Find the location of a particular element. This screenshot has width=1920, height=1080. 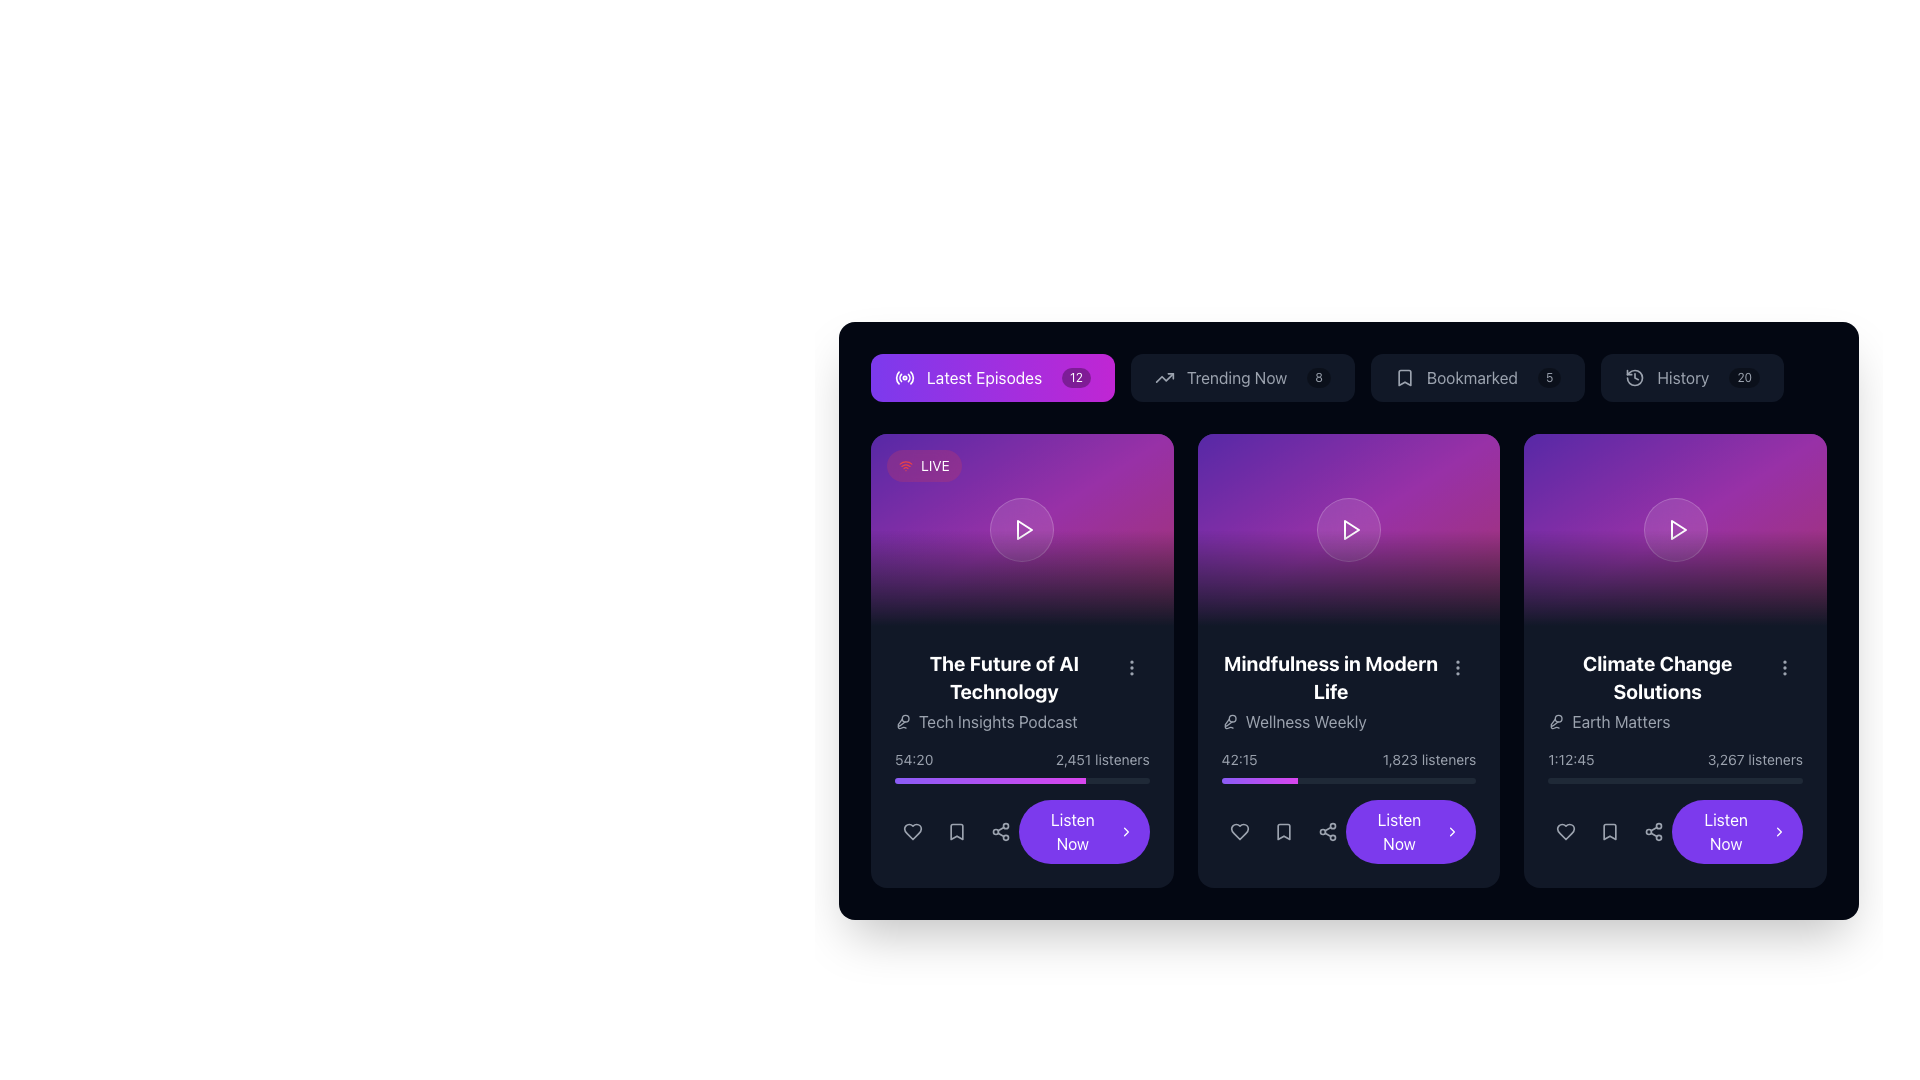

keyboard navigation is located at coordinates (1022, 832).